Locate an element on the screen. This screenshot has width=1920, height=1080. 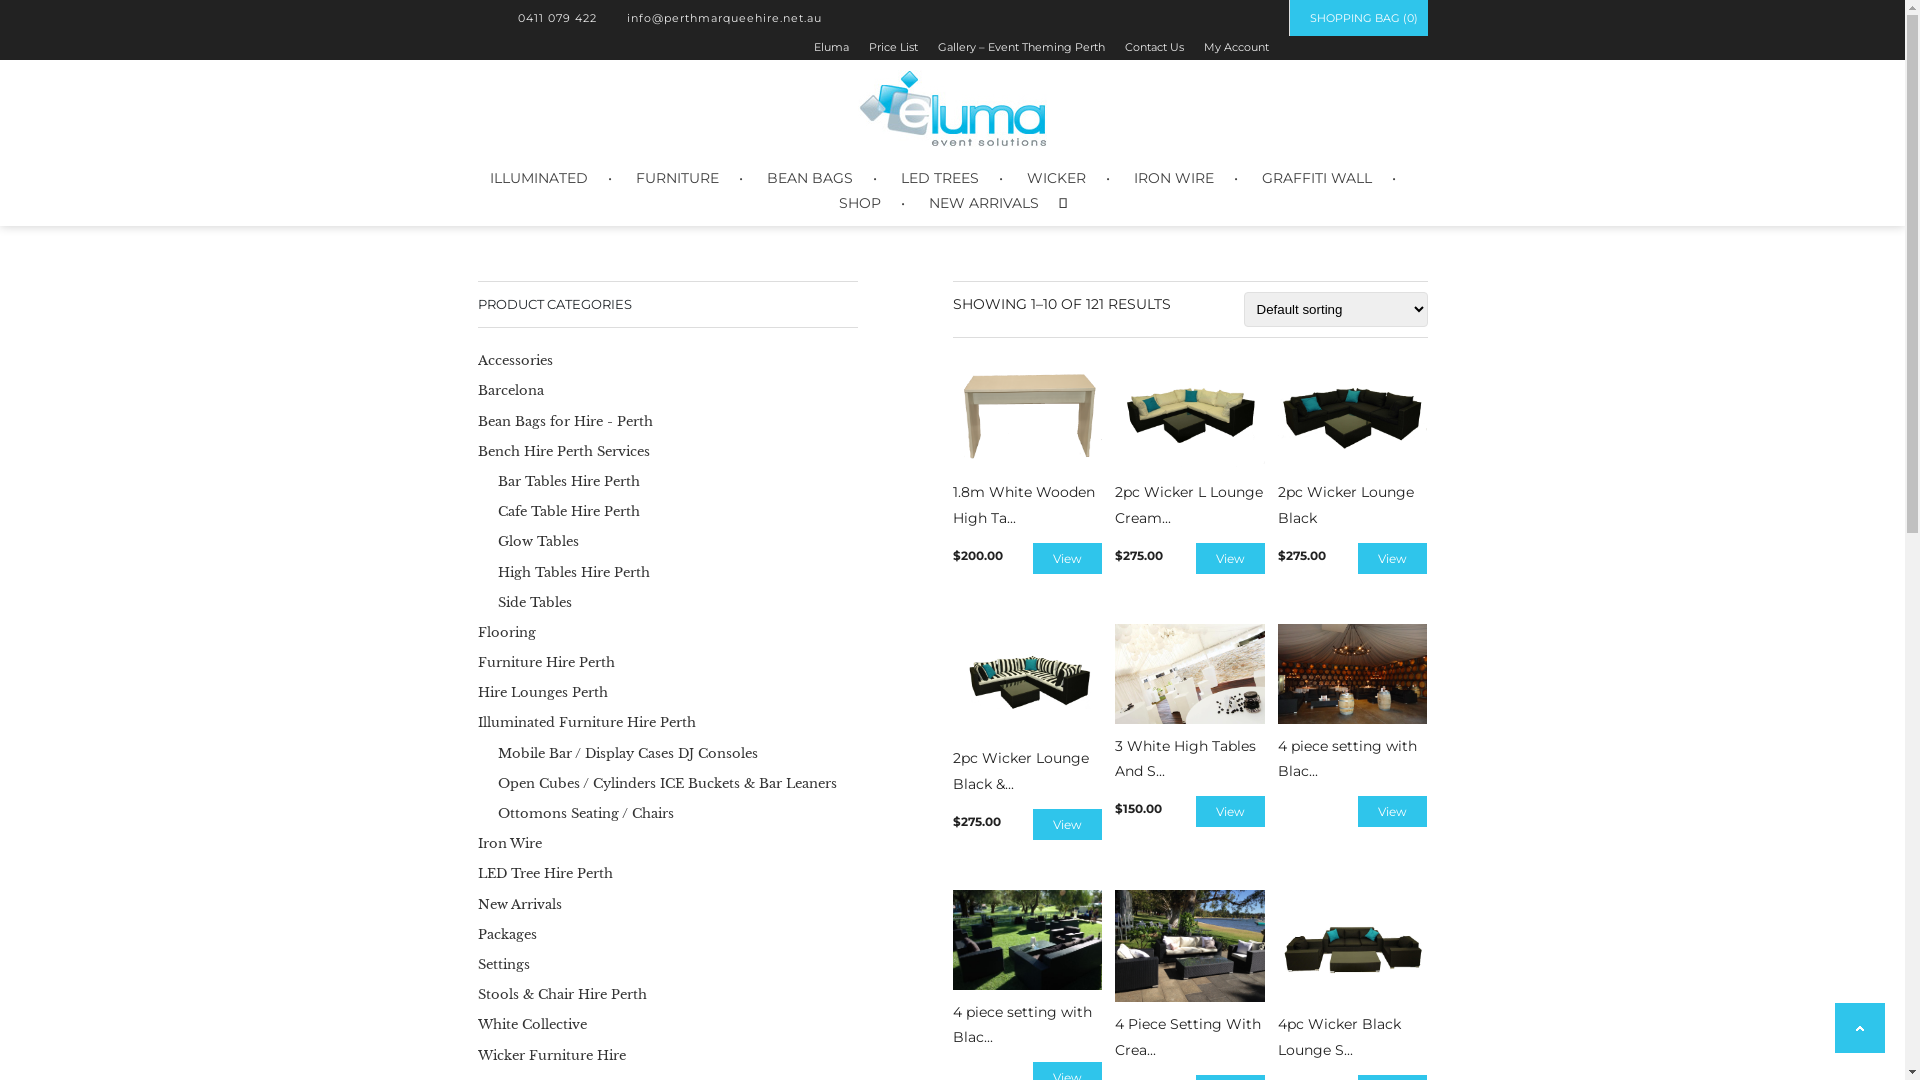
'SHOPPING BAG (0)' is located at coordinates (1357, 18).